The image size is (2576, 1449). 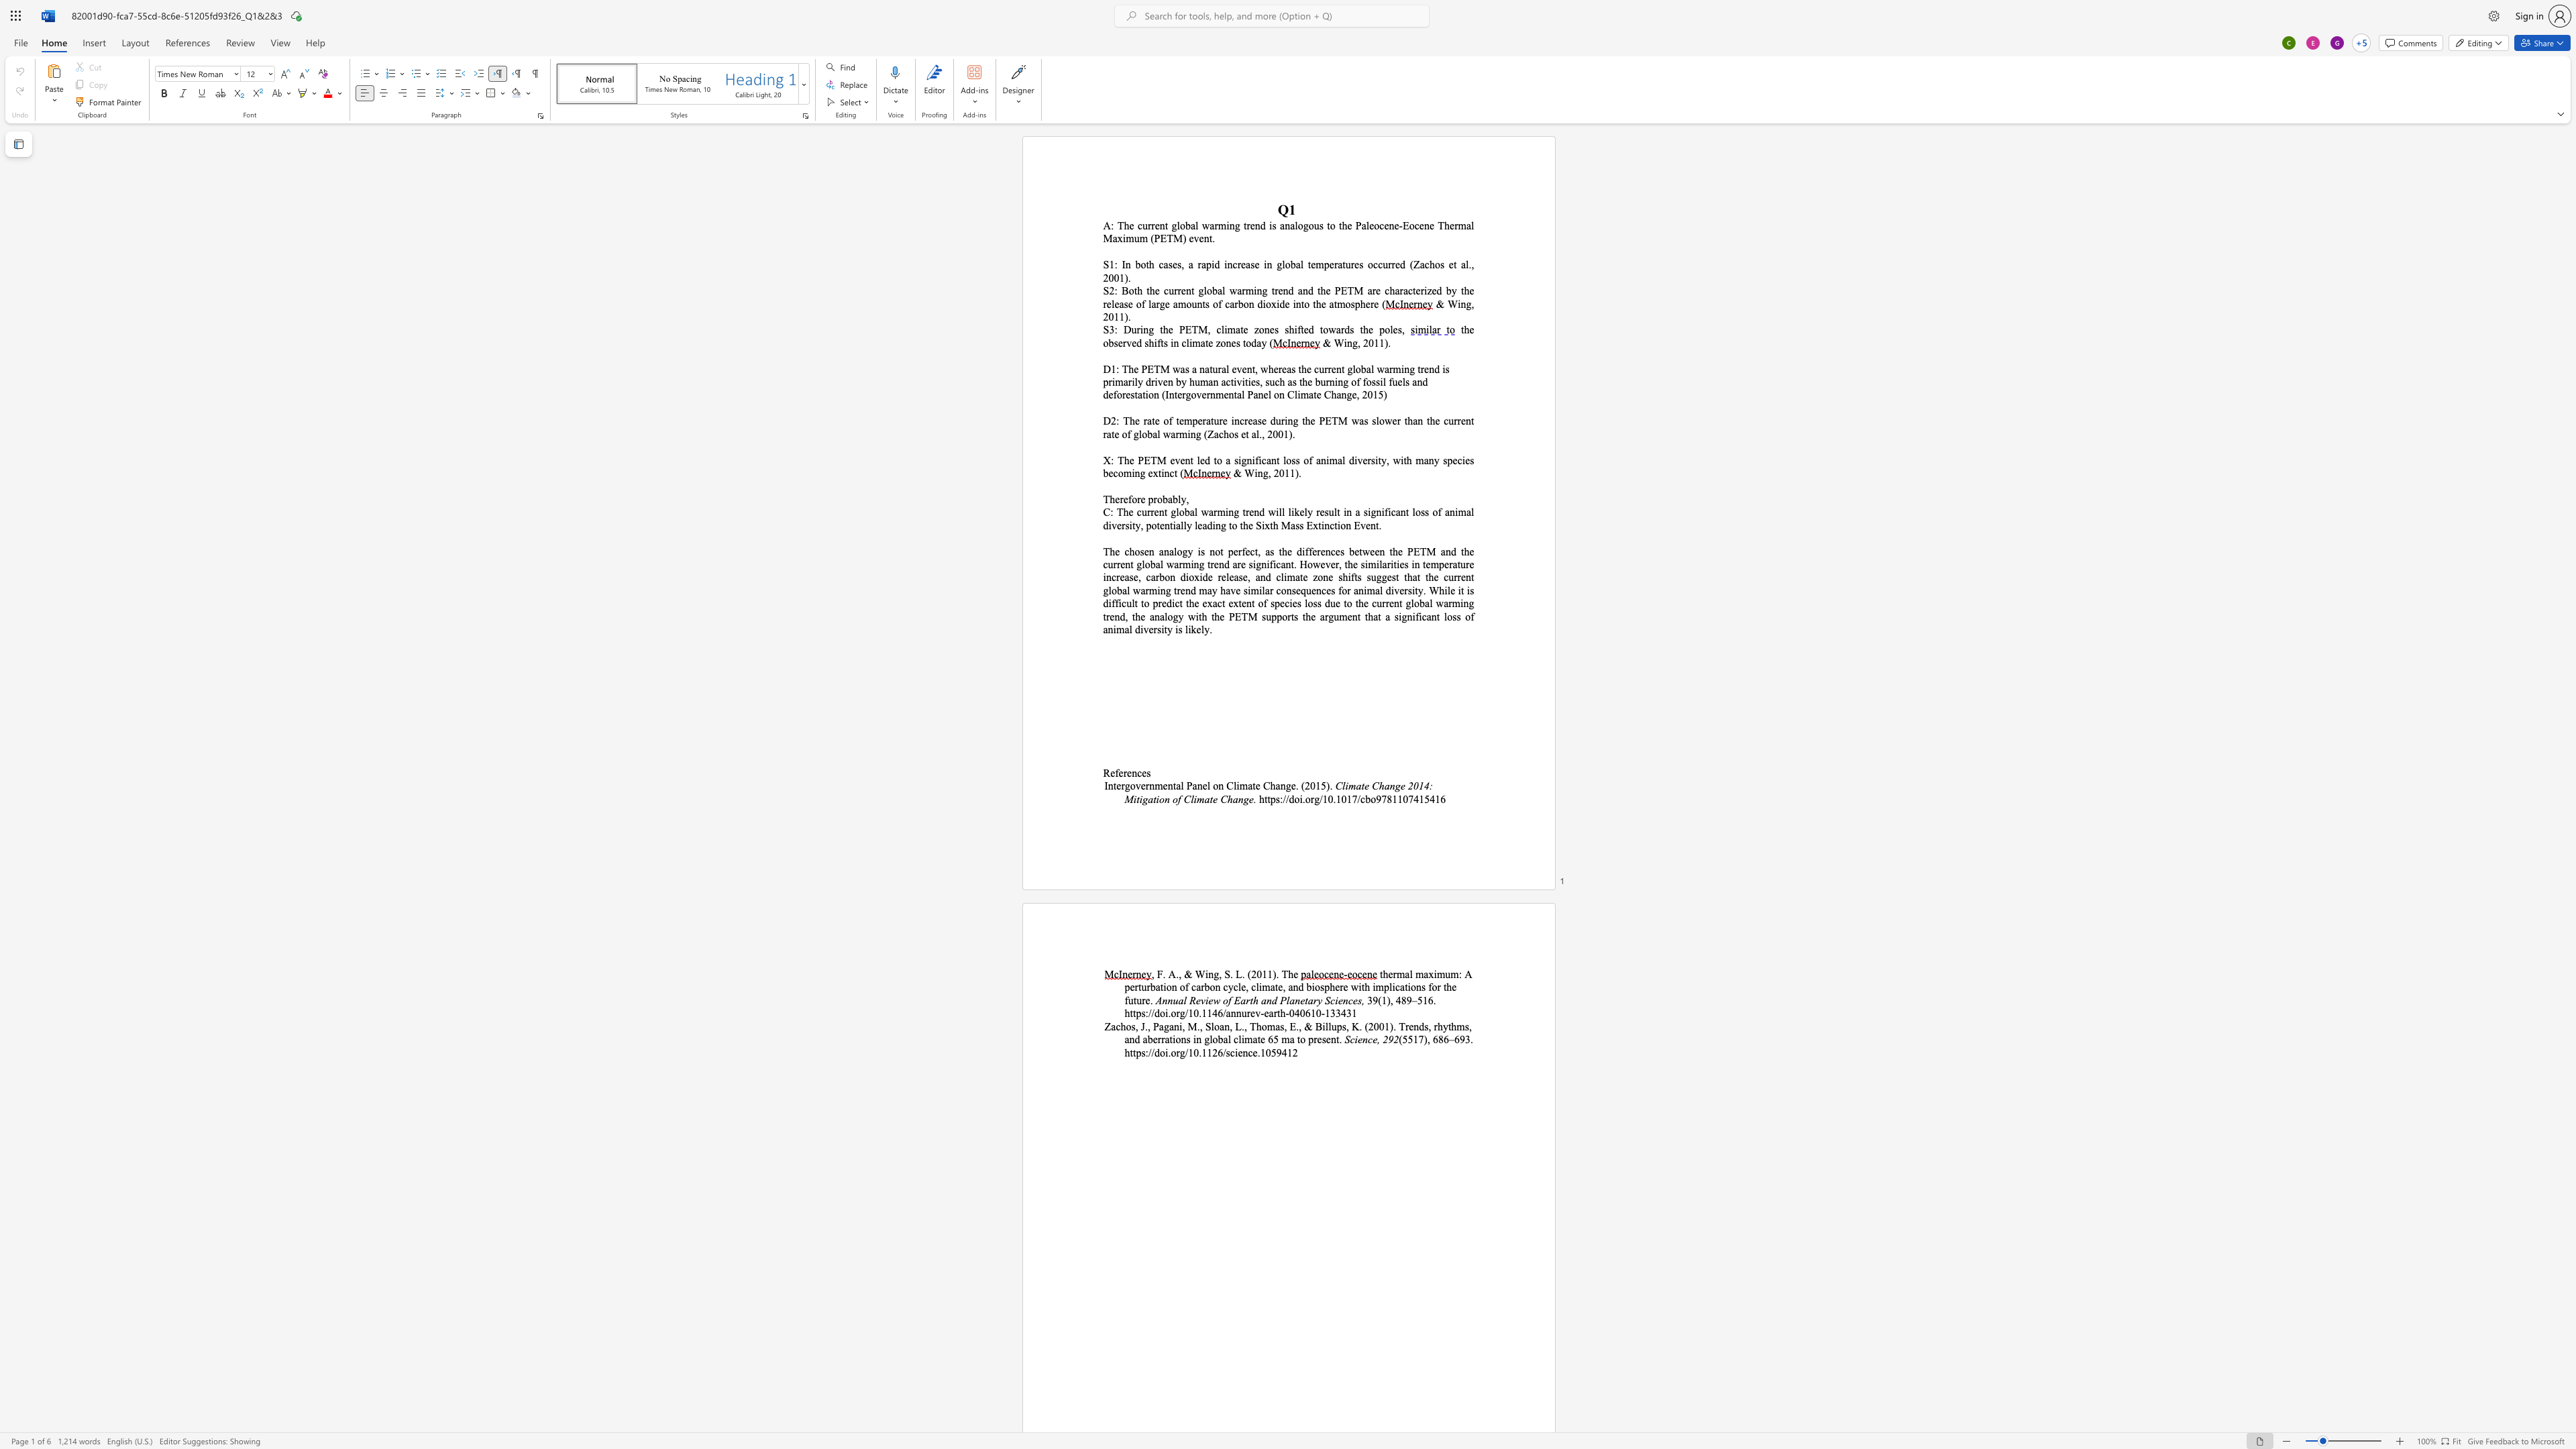 I want to click on the 5th character "e" in the text, so click(x=1224, y=419).